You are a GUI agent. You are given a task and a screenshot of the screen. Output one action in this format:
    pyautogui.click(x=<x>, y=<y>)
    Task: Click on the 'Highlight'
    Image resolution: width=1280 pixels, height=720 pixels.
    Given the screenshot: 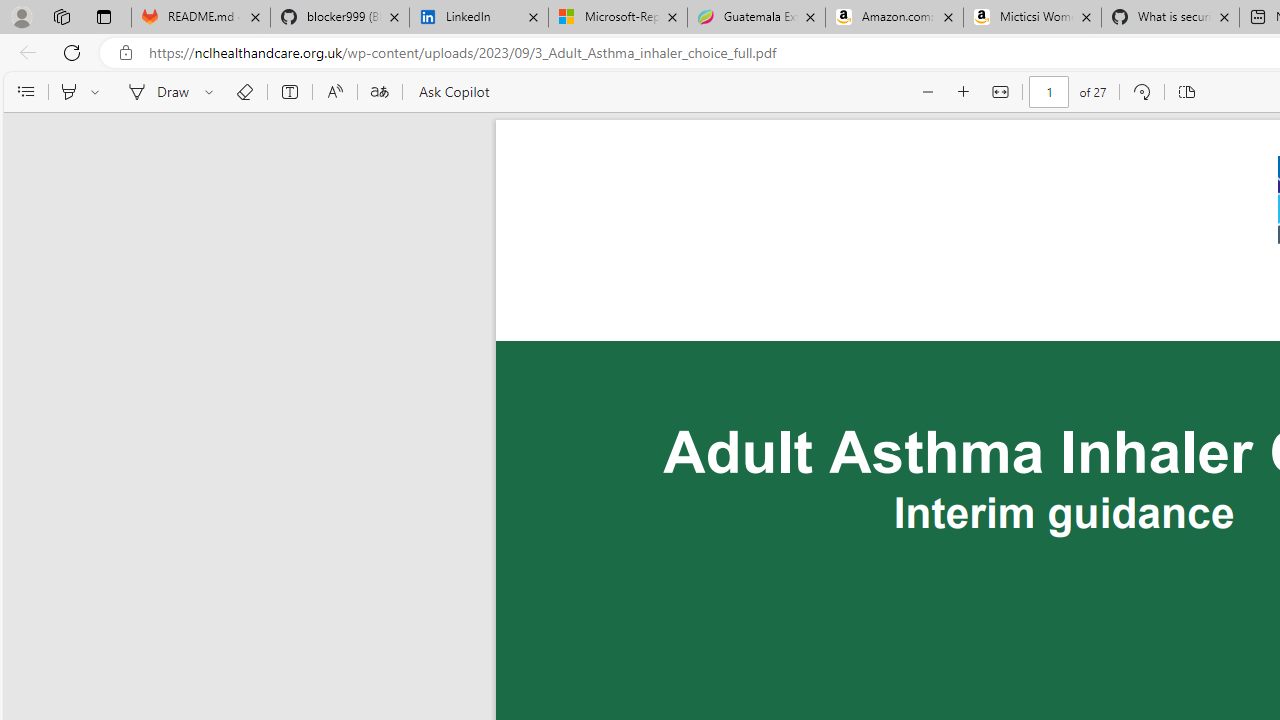 What is the action you would take?
    pyautogui.click(x=68, y=92)
    